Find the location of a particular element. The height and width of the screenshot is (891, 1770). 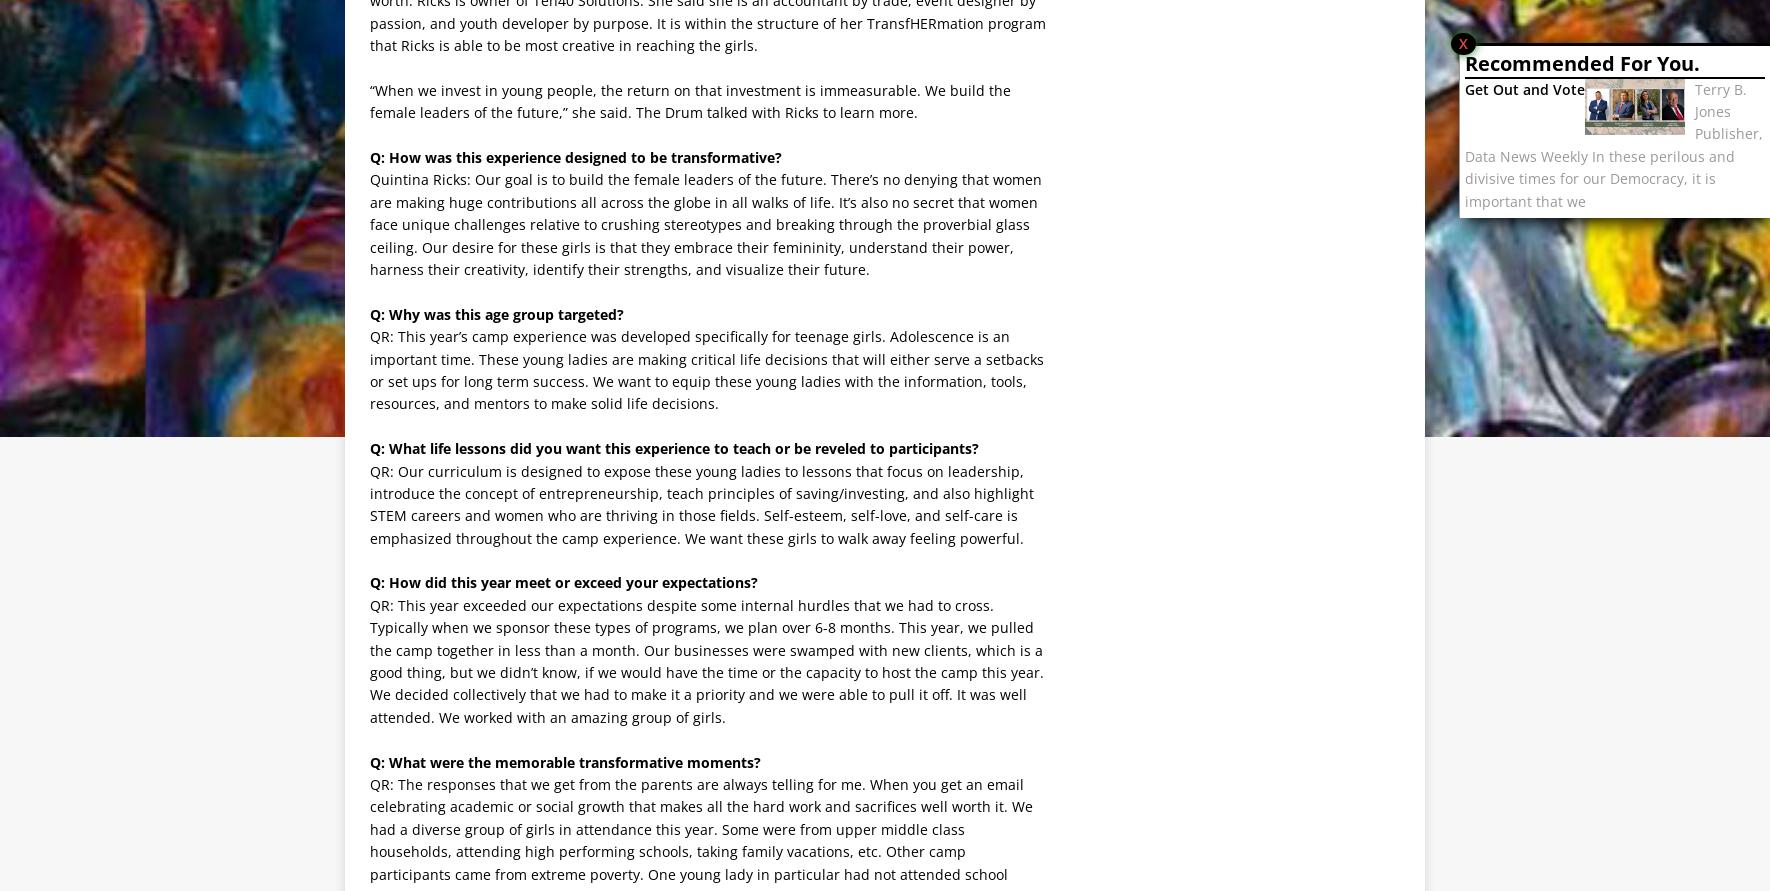

'Q: What were the memorable transformative moments?' is located at coordinates (565, 761).